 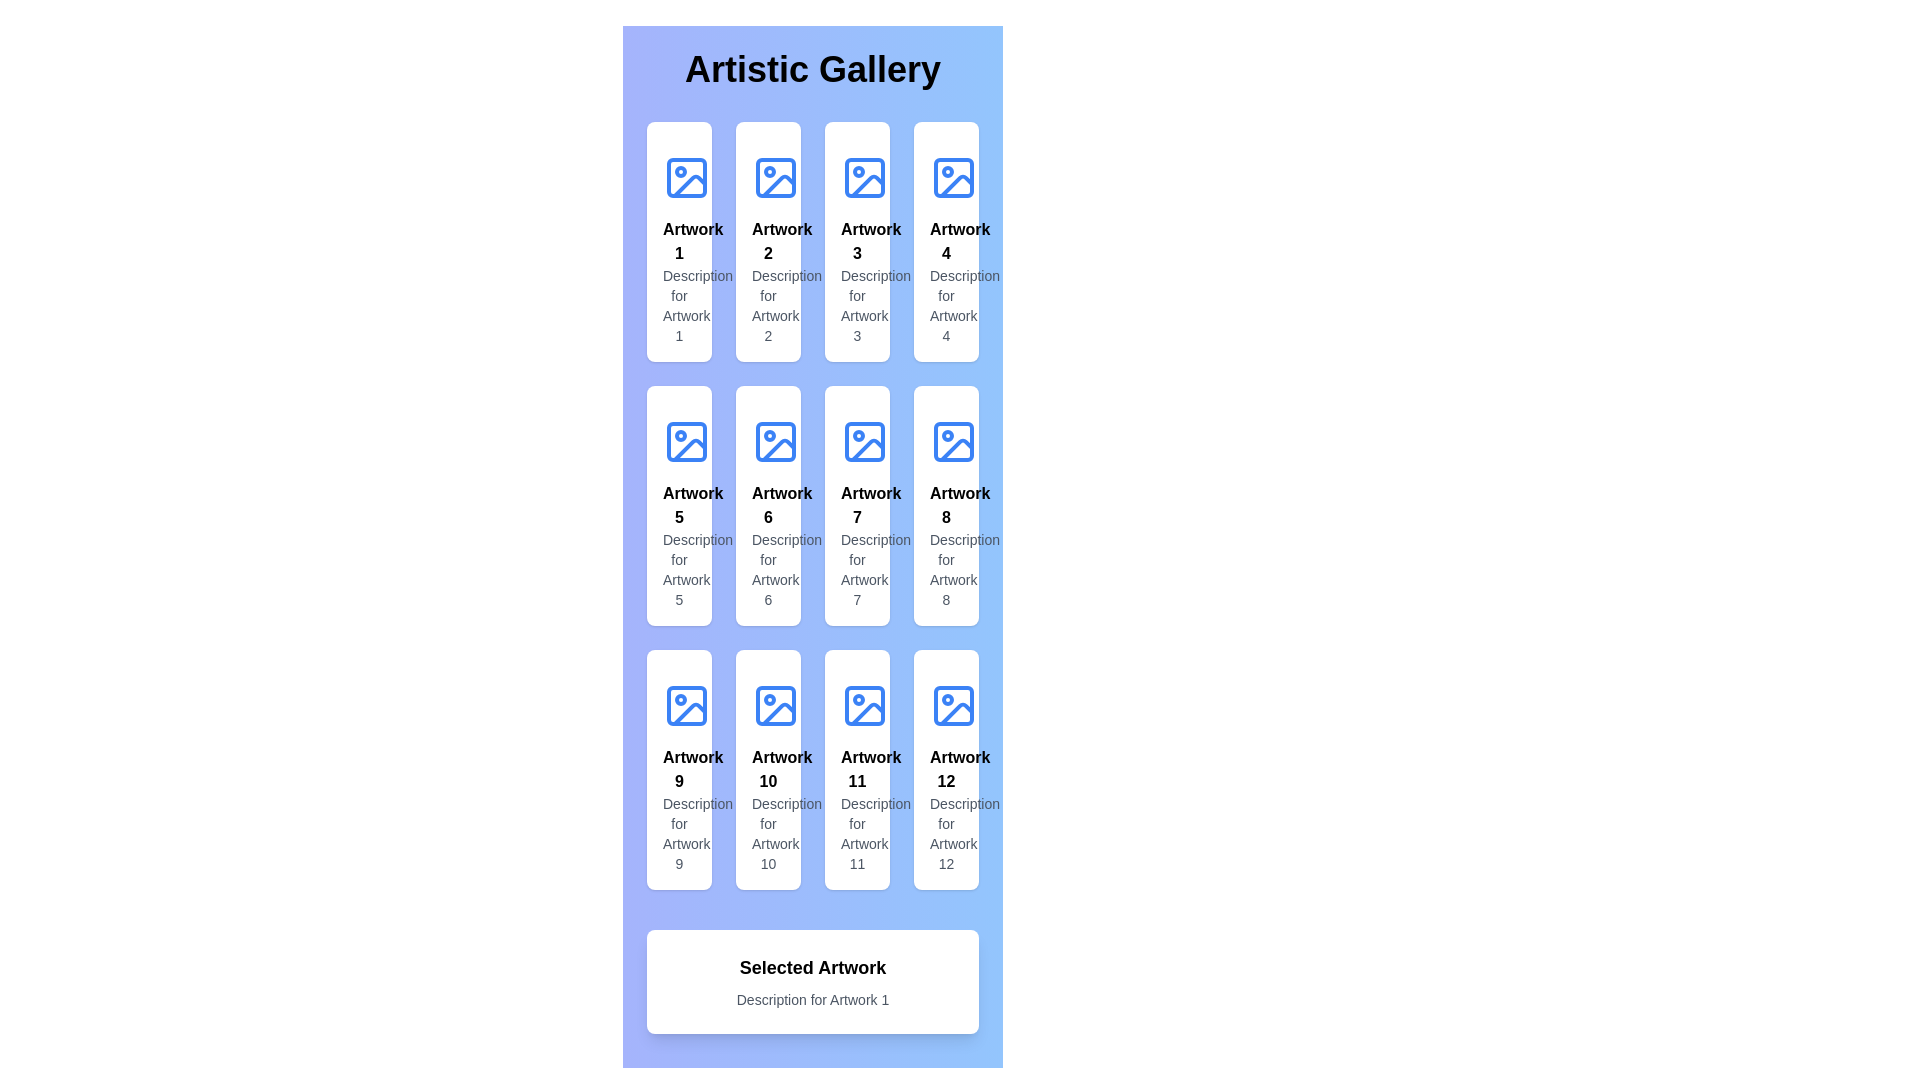 I want to click on the blue outlined square icon representing a photo at the top of the card labeled 'Artwork 7', so click(x=864, y=441).